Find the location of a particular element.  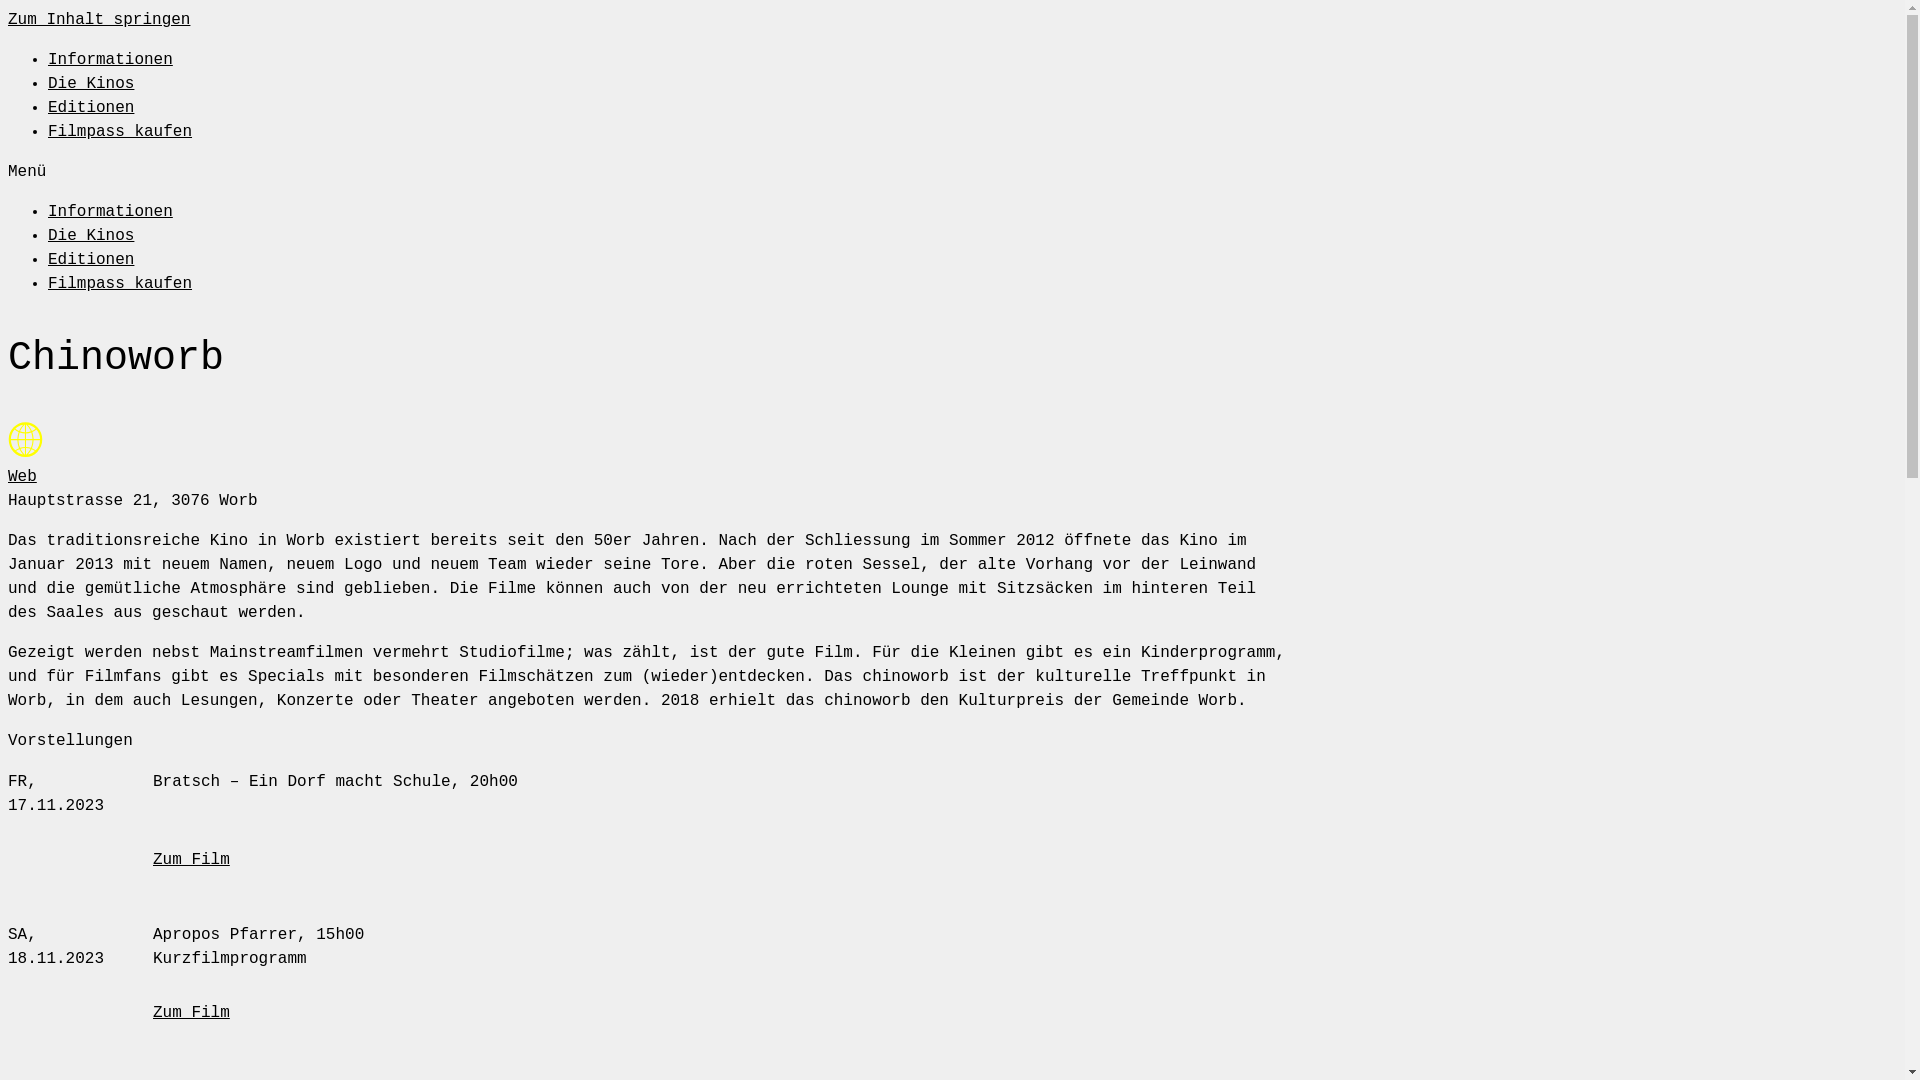

'Filmpass kaufen' is located at coordinates (48, 284).